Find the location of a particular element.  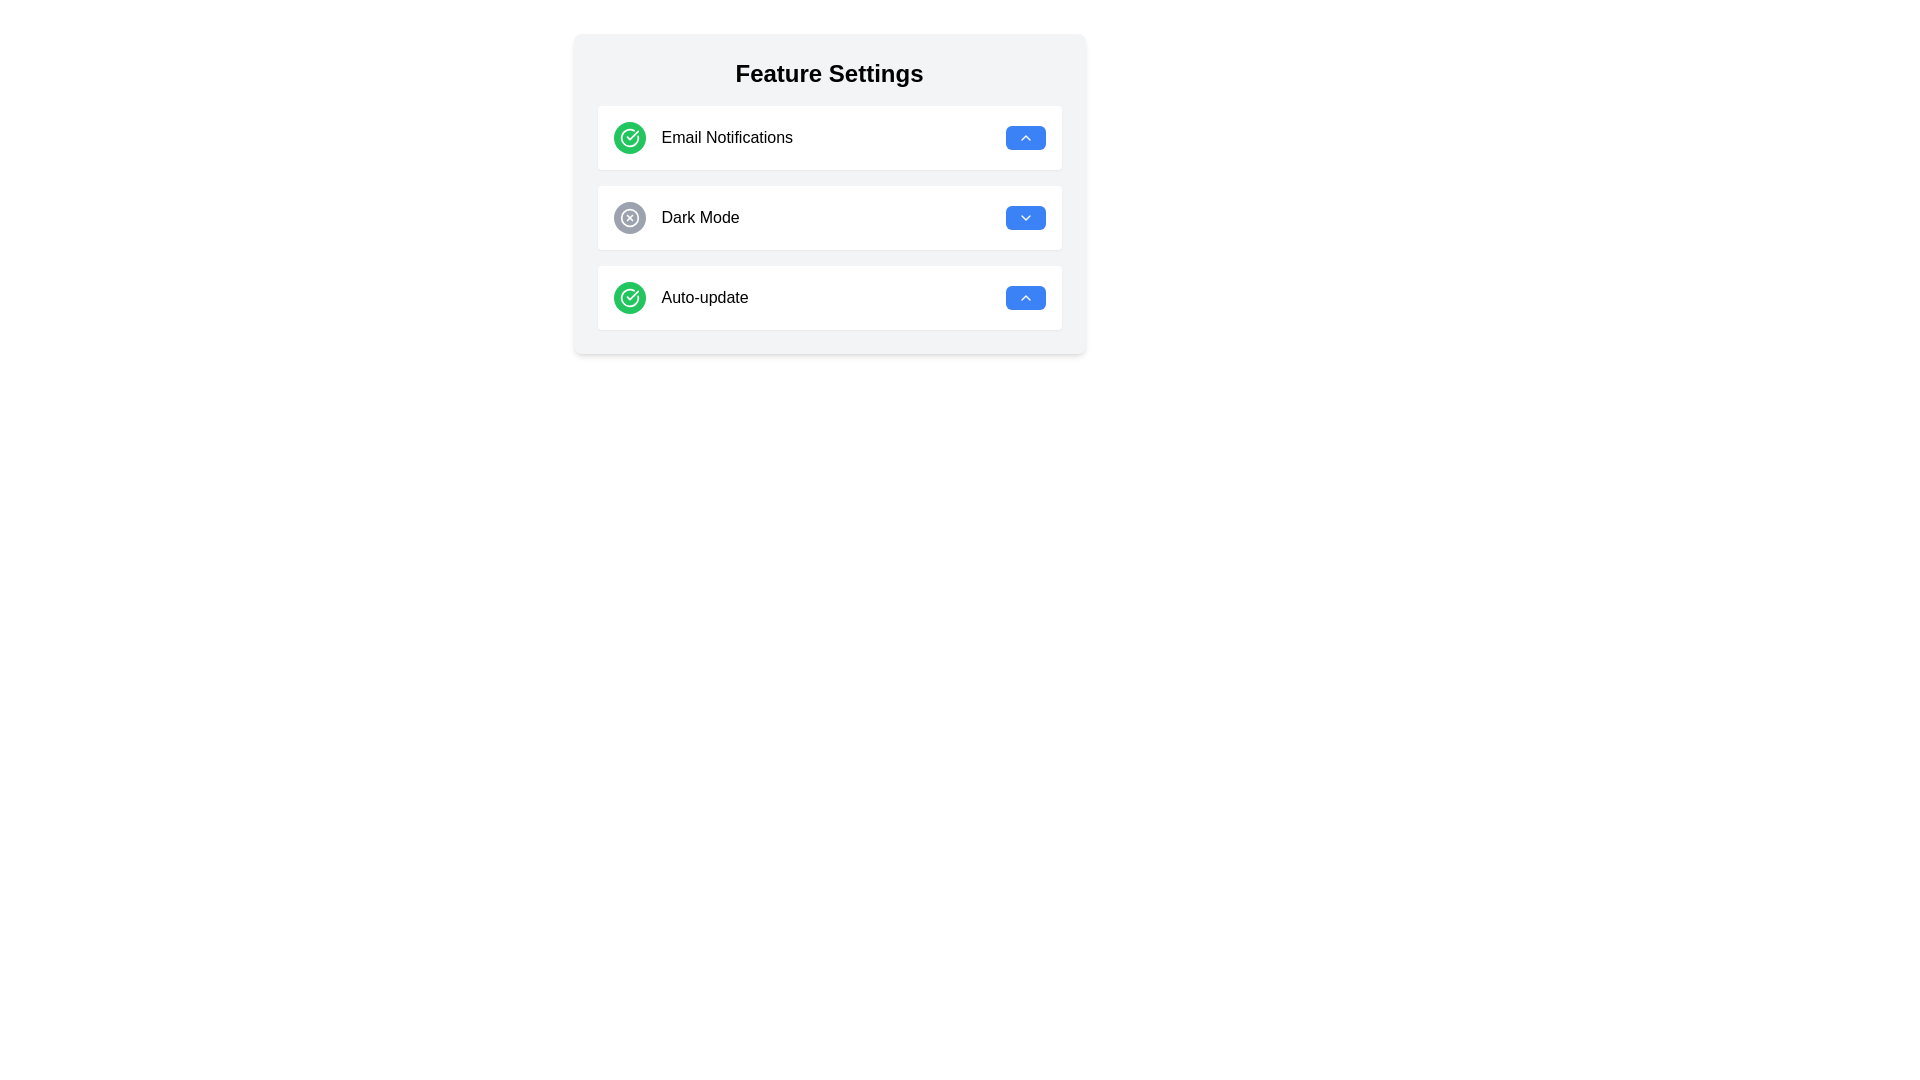

the circular gray button with a white 'X' icon, which indicates cancel or close, positioned to the left of 'Dark Mode' is located at coordinates (628, 218).